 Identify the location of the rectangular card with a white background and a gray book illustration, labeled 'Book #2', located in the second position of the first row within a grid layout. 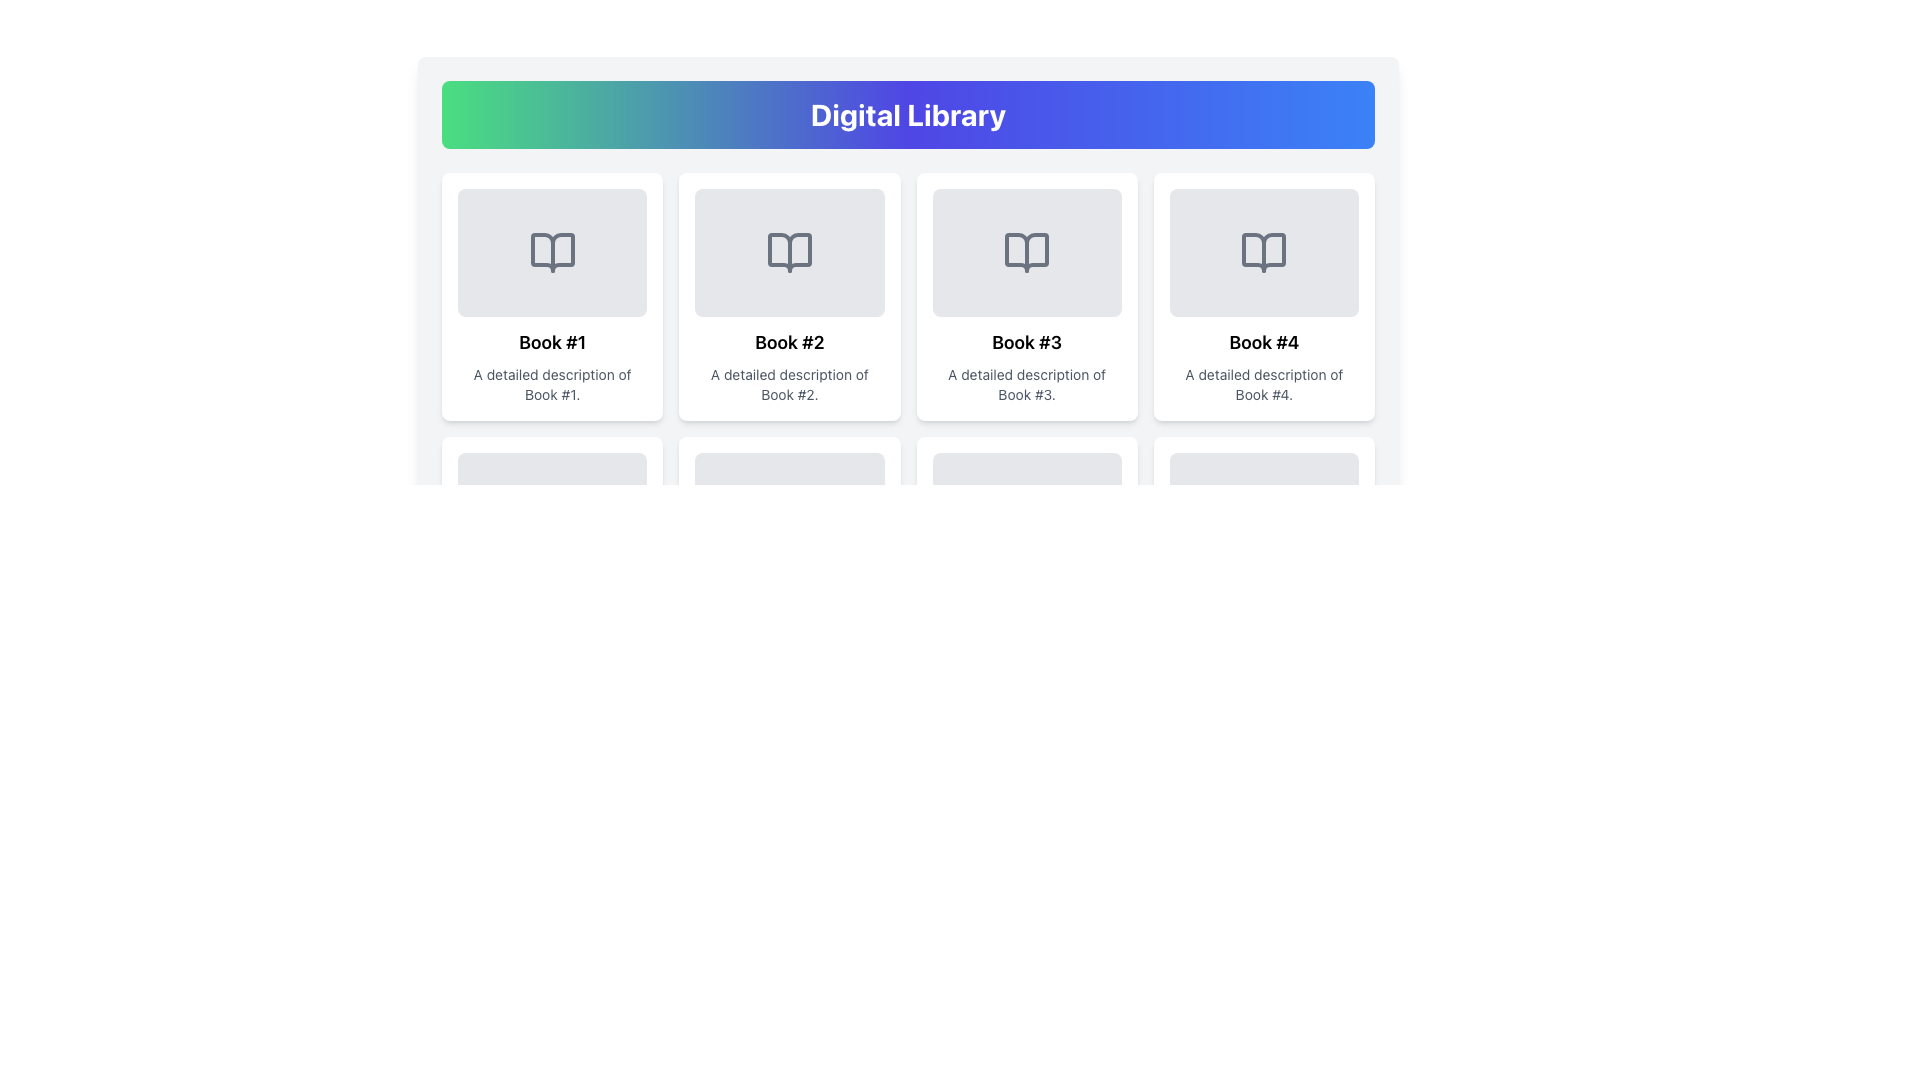
(788, 297).